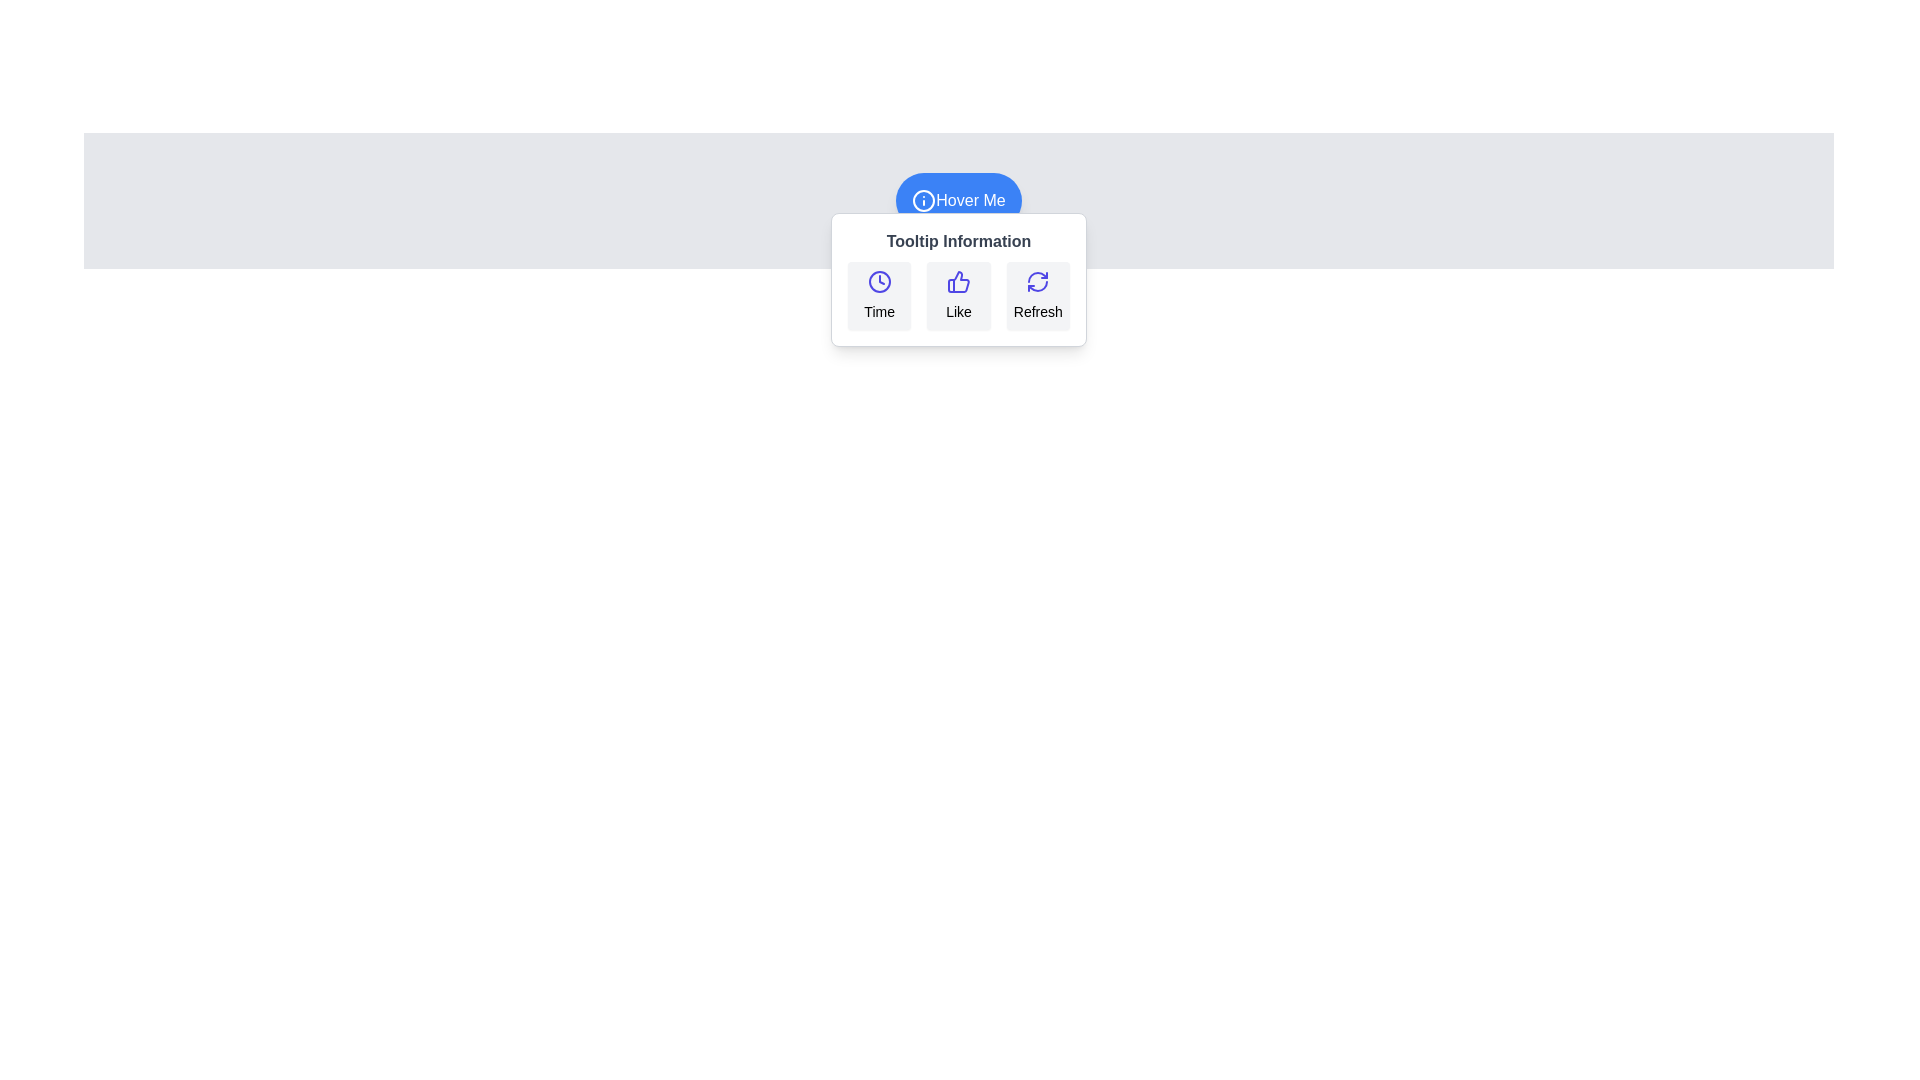  What do you see at coordinates (958, 281) in the screenshot?
I see `the 'Like' icon located in the second column of the three buttons below the 'Tooltip Information' label` at bounding box center [958, 281].